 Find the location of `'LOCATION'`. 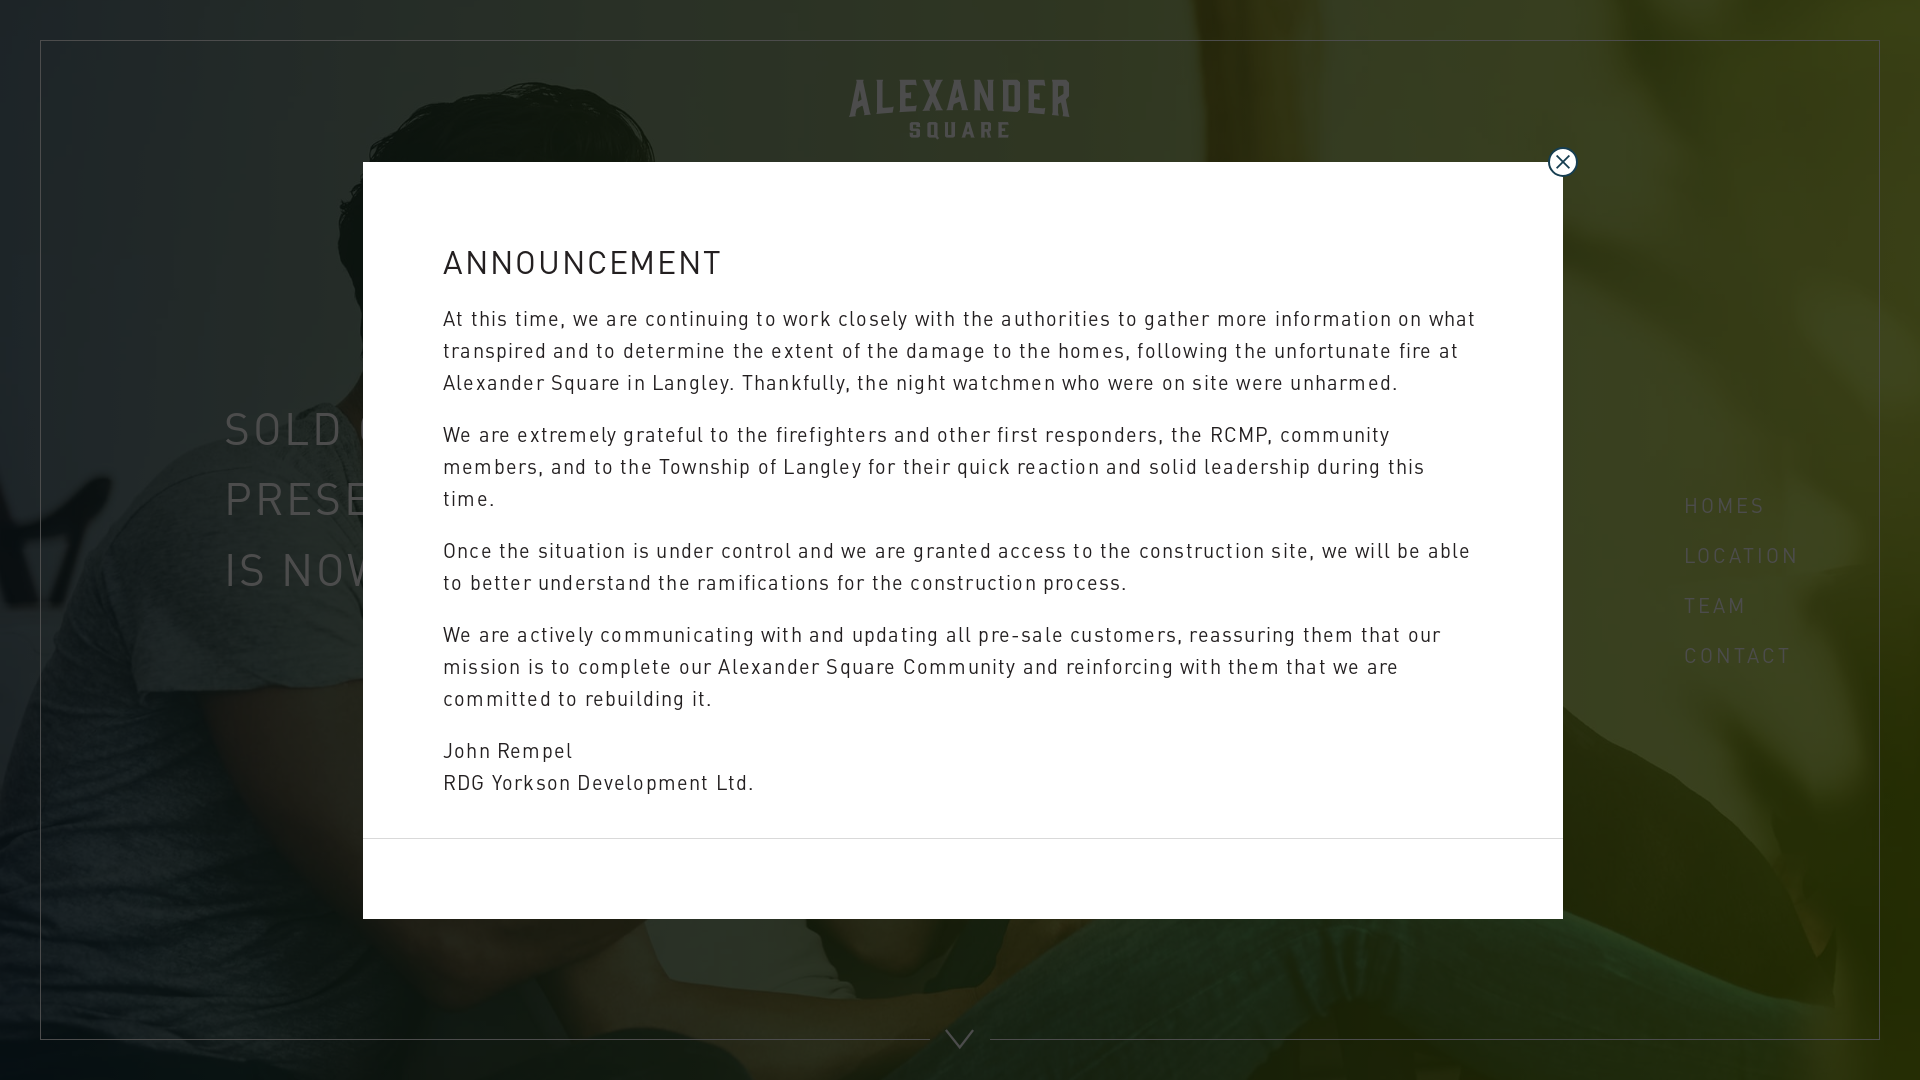

'LOCATION' is located at coordinates (1741, 554).